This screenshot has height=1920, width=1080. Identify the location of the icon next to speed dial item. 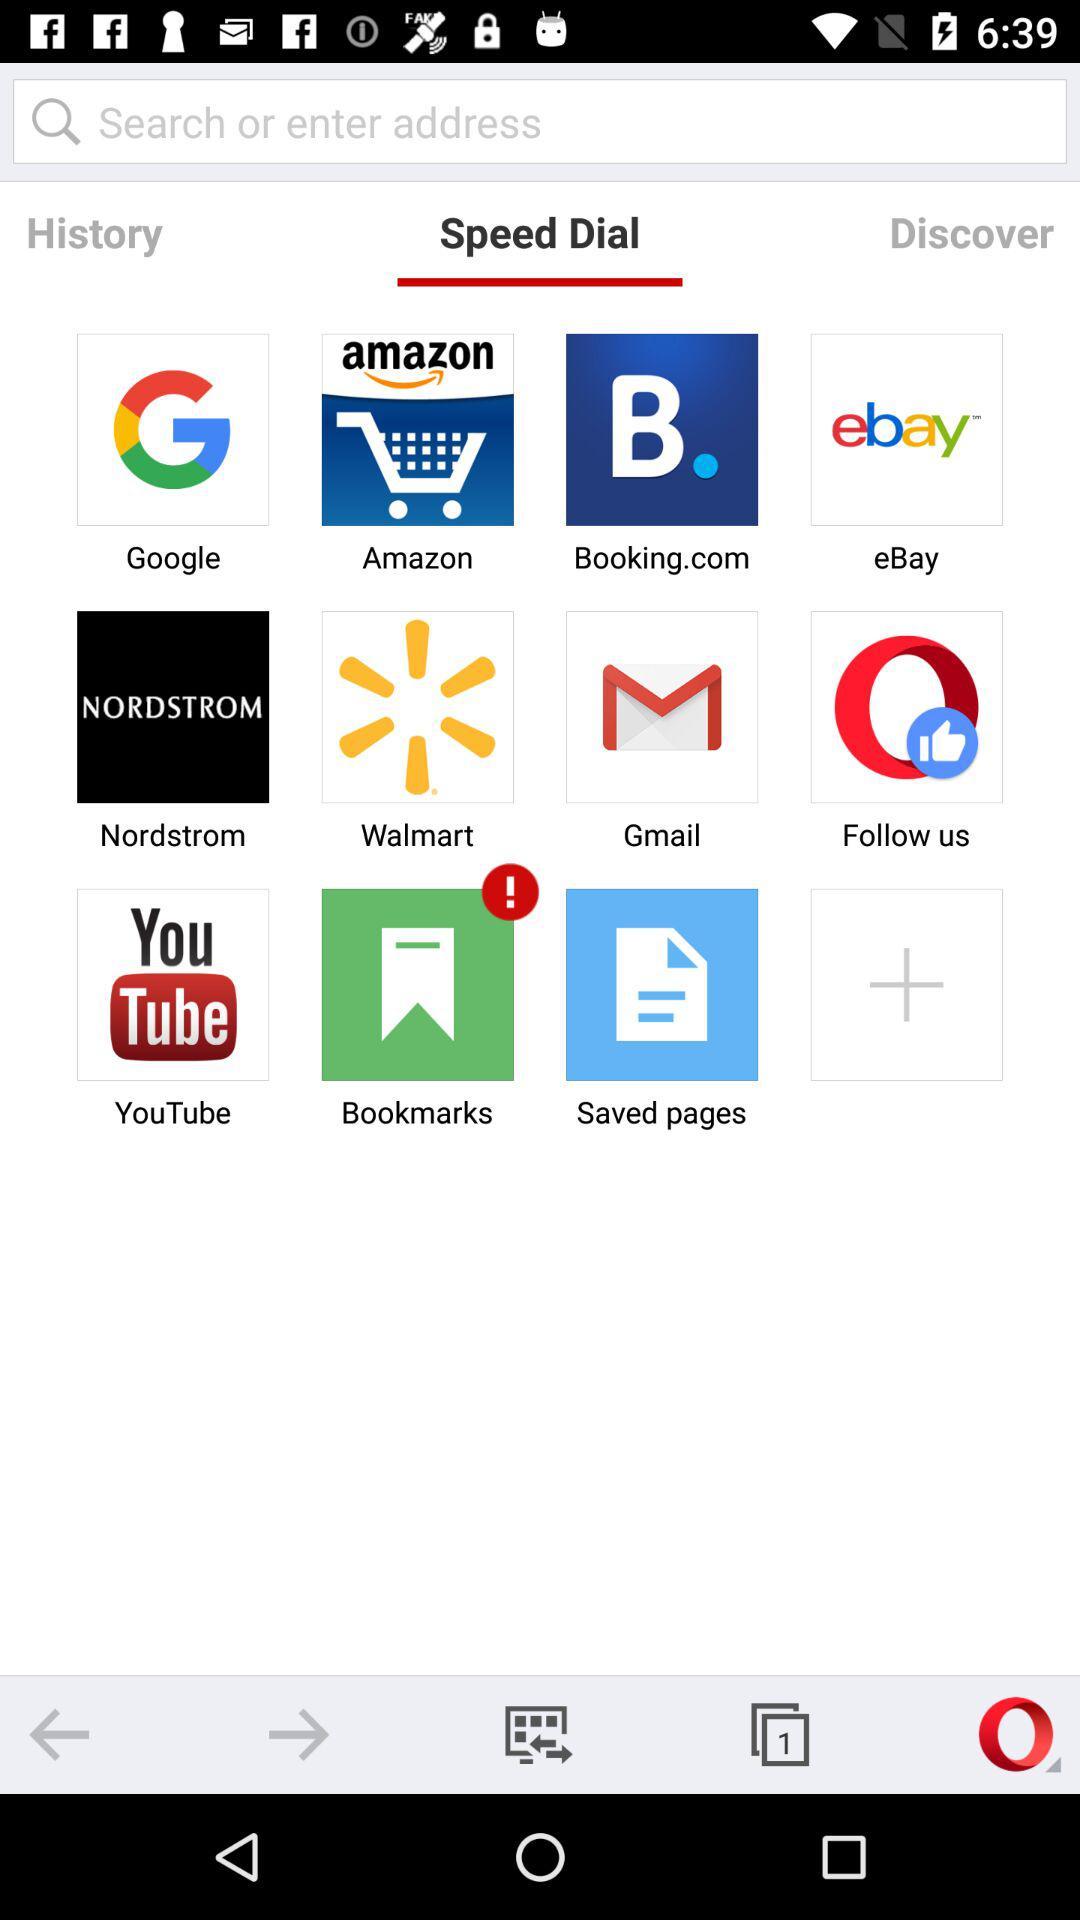
(94, 231).